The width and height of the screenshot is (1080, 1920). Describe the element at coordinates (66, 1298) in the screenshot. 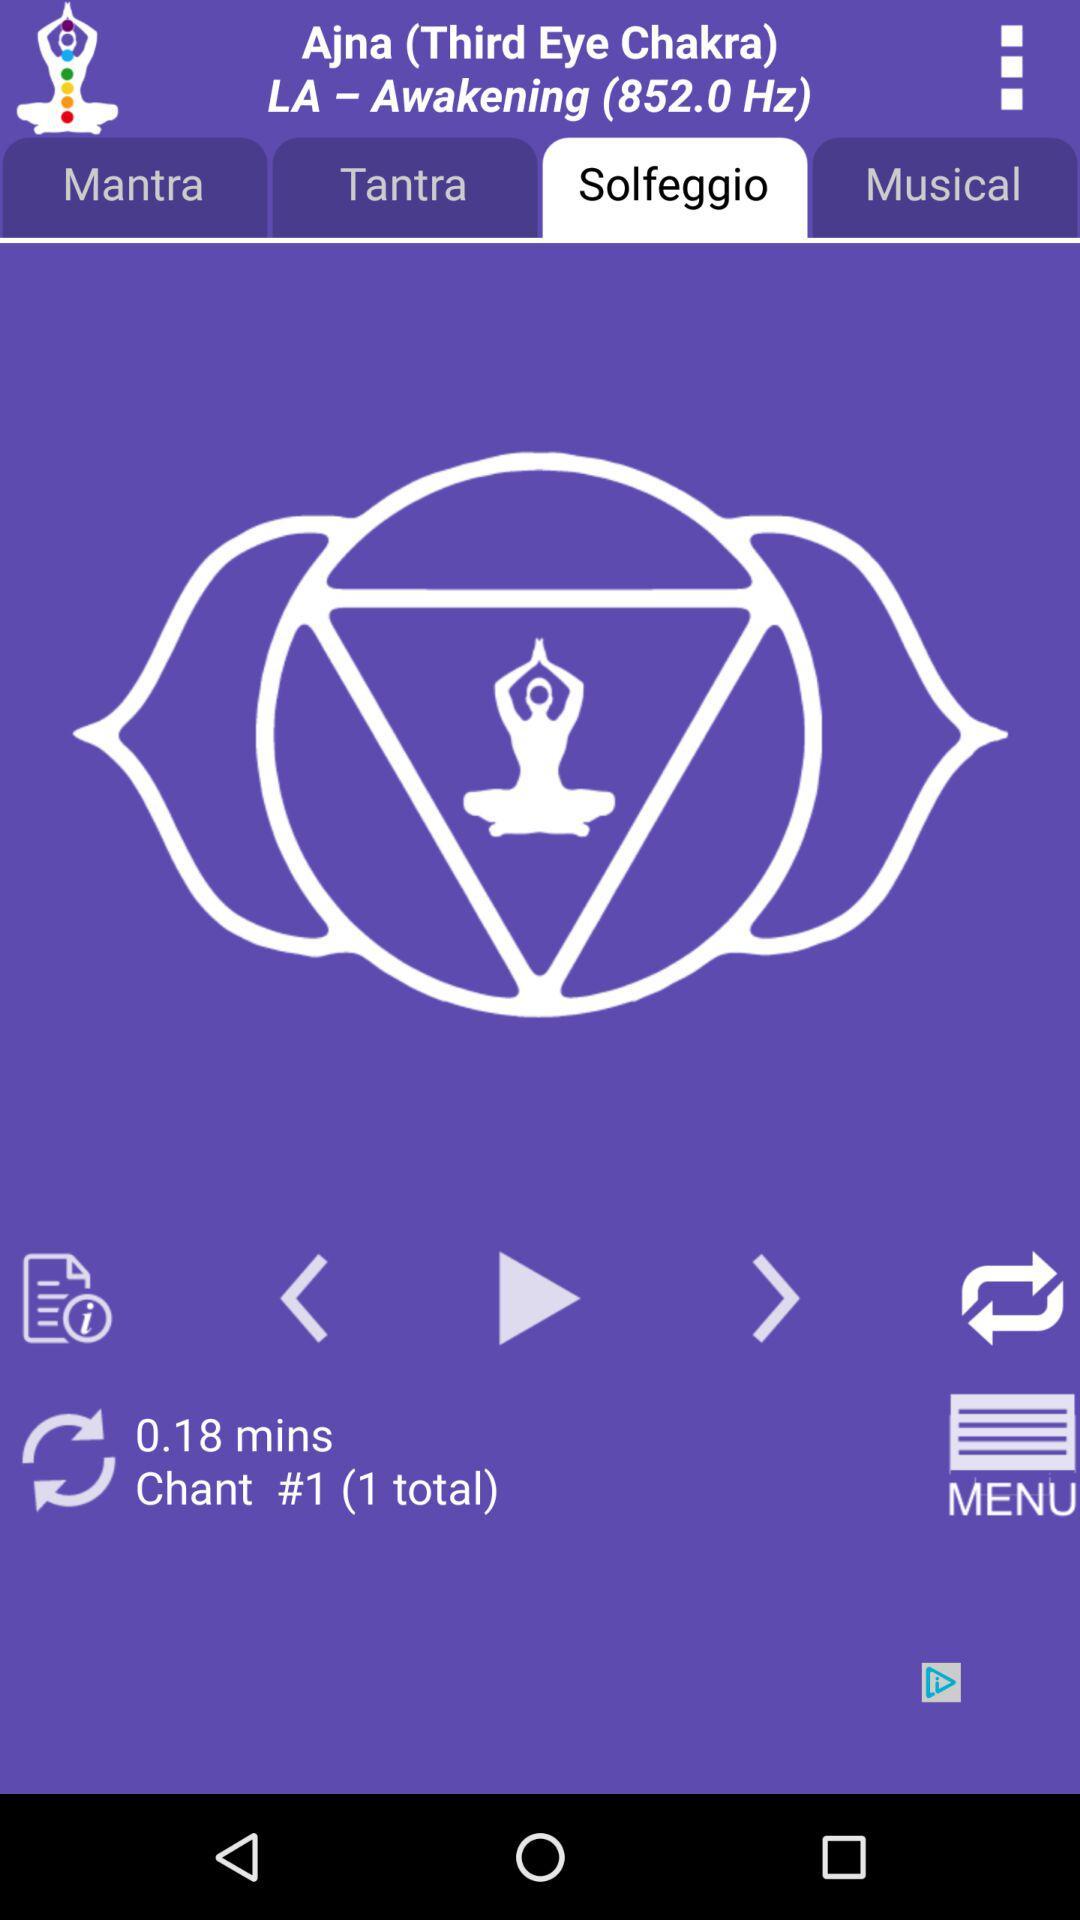

I see `open info tab` at that location.